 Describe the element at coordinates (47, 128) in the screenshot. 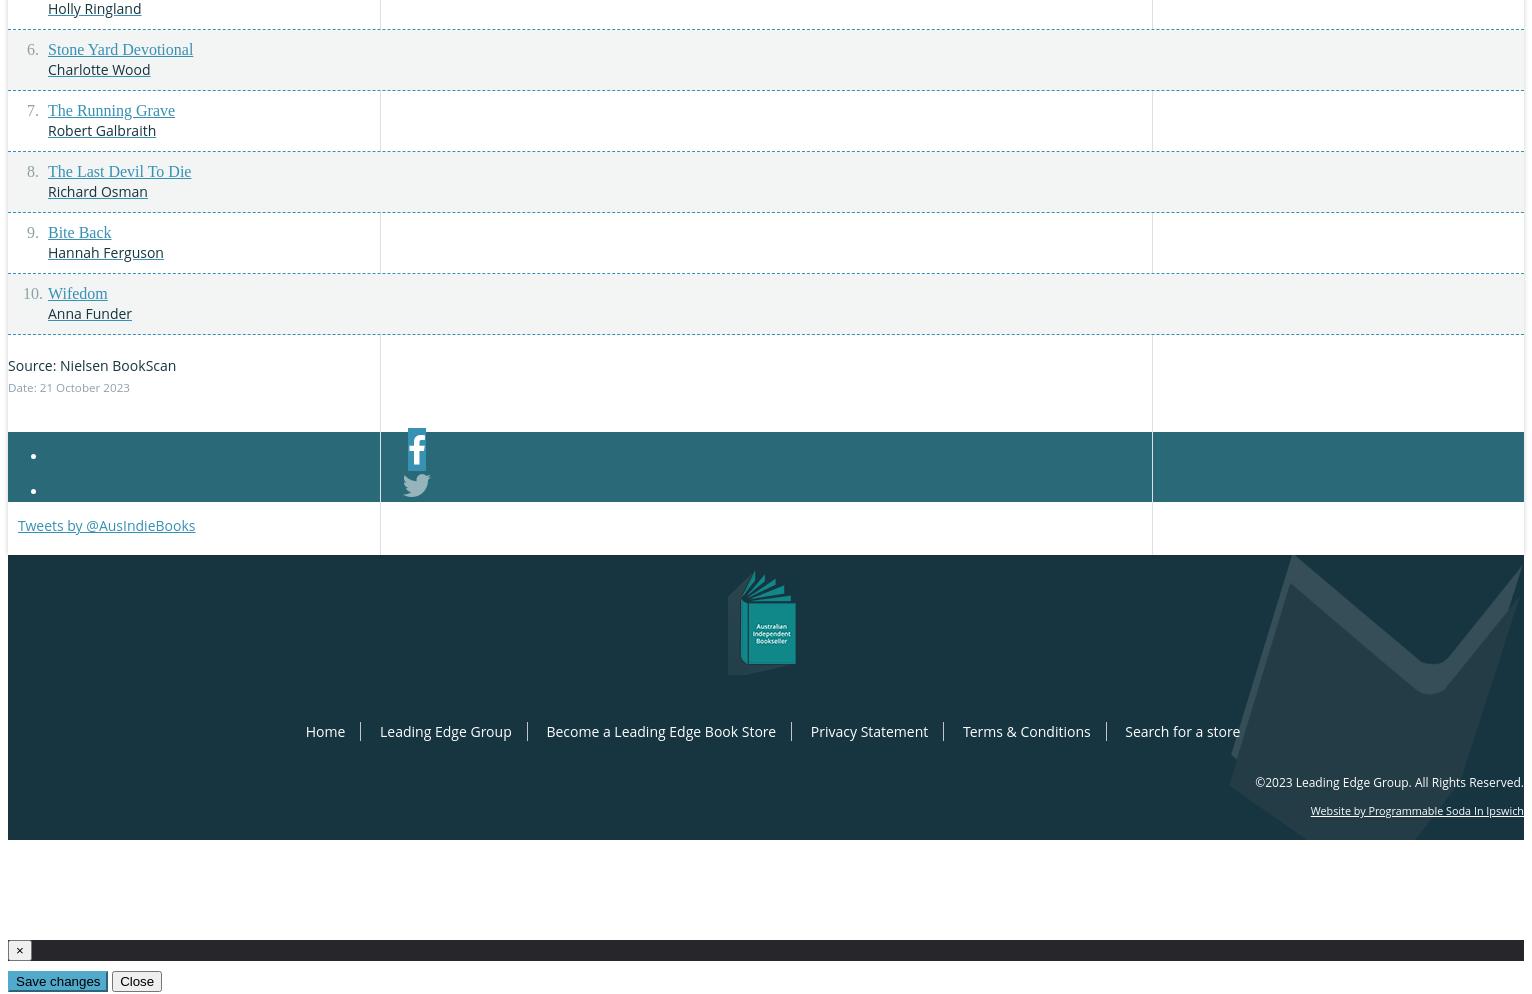

I see `'Robert Galbraith'` at that location.